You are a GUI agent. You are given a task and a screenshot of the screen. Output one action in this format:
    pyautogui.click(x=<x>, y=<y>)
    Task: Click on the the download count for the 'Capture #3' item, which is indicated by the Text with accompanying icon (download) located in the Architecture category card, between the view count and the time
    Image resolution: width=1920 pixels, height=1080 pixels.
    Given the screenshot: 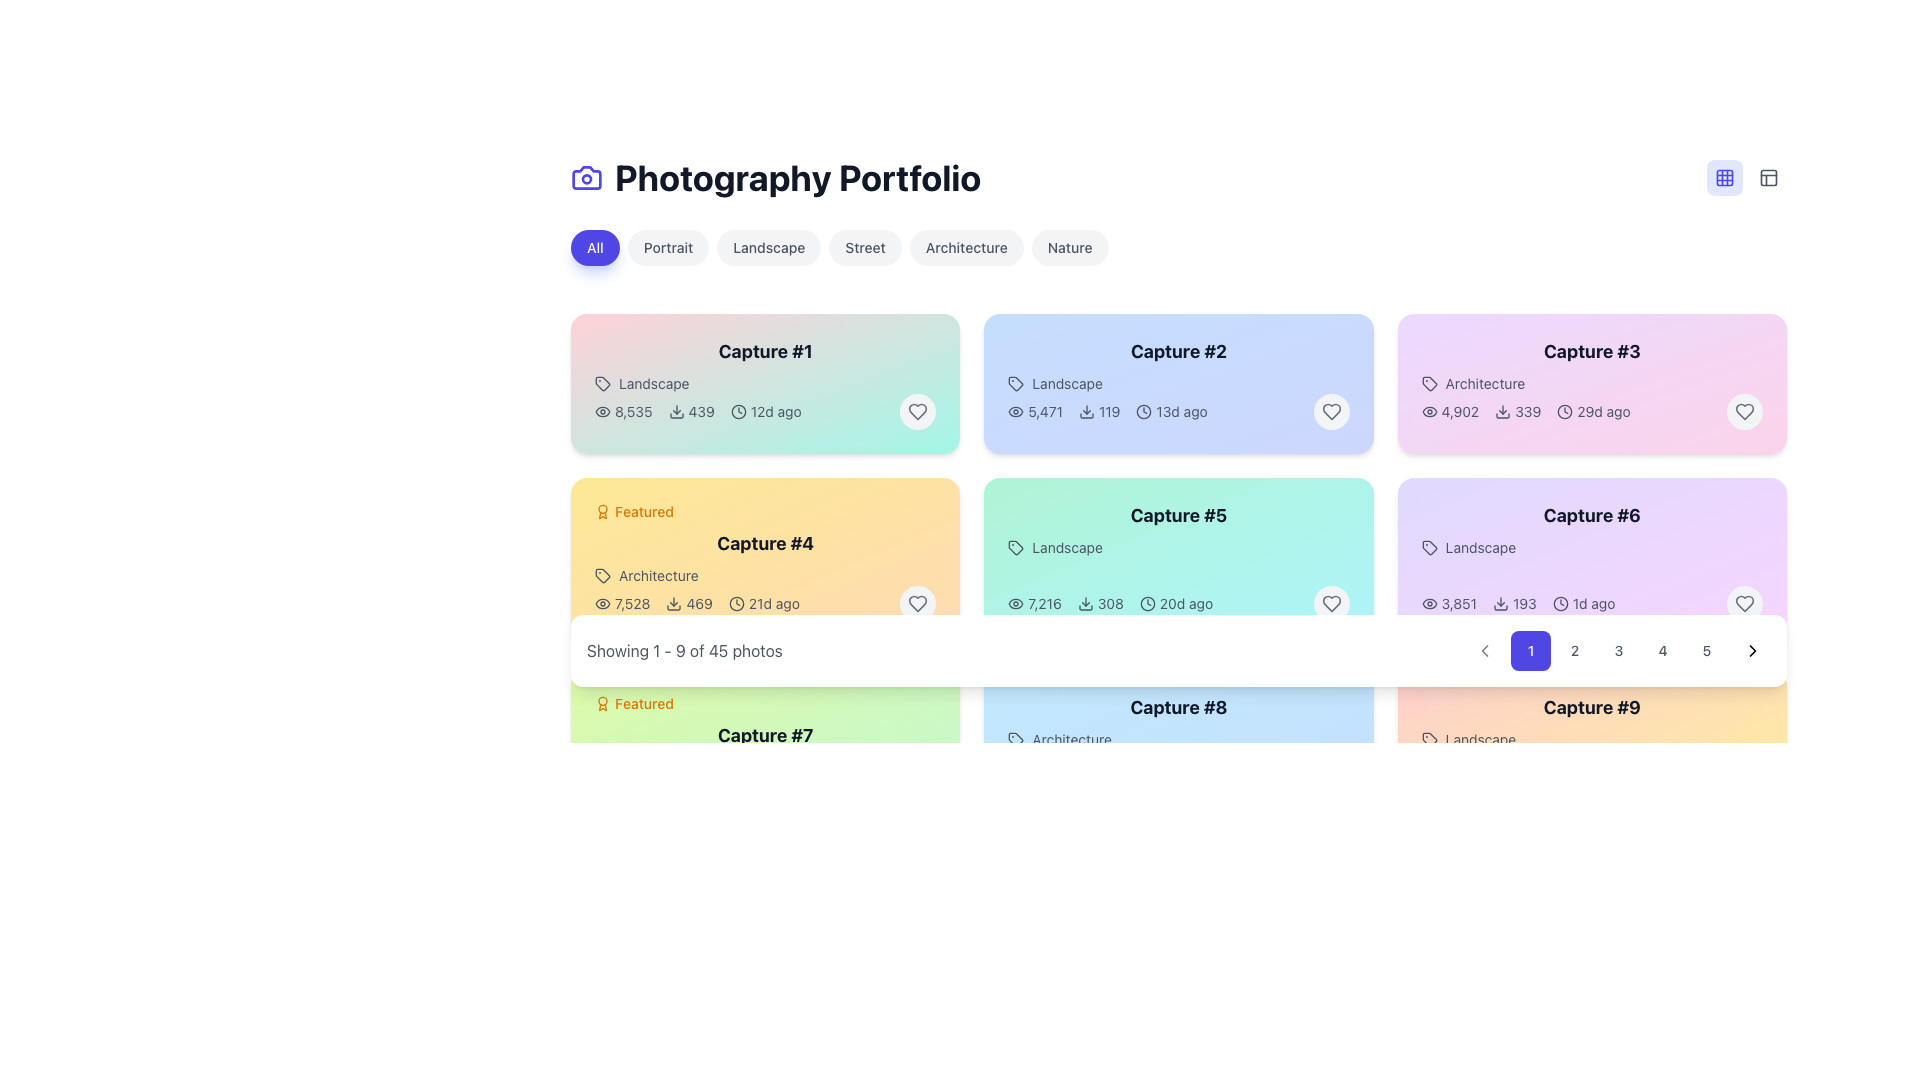 What is the action you would take?
    pyautogui.click(x=1517, y=411)
    